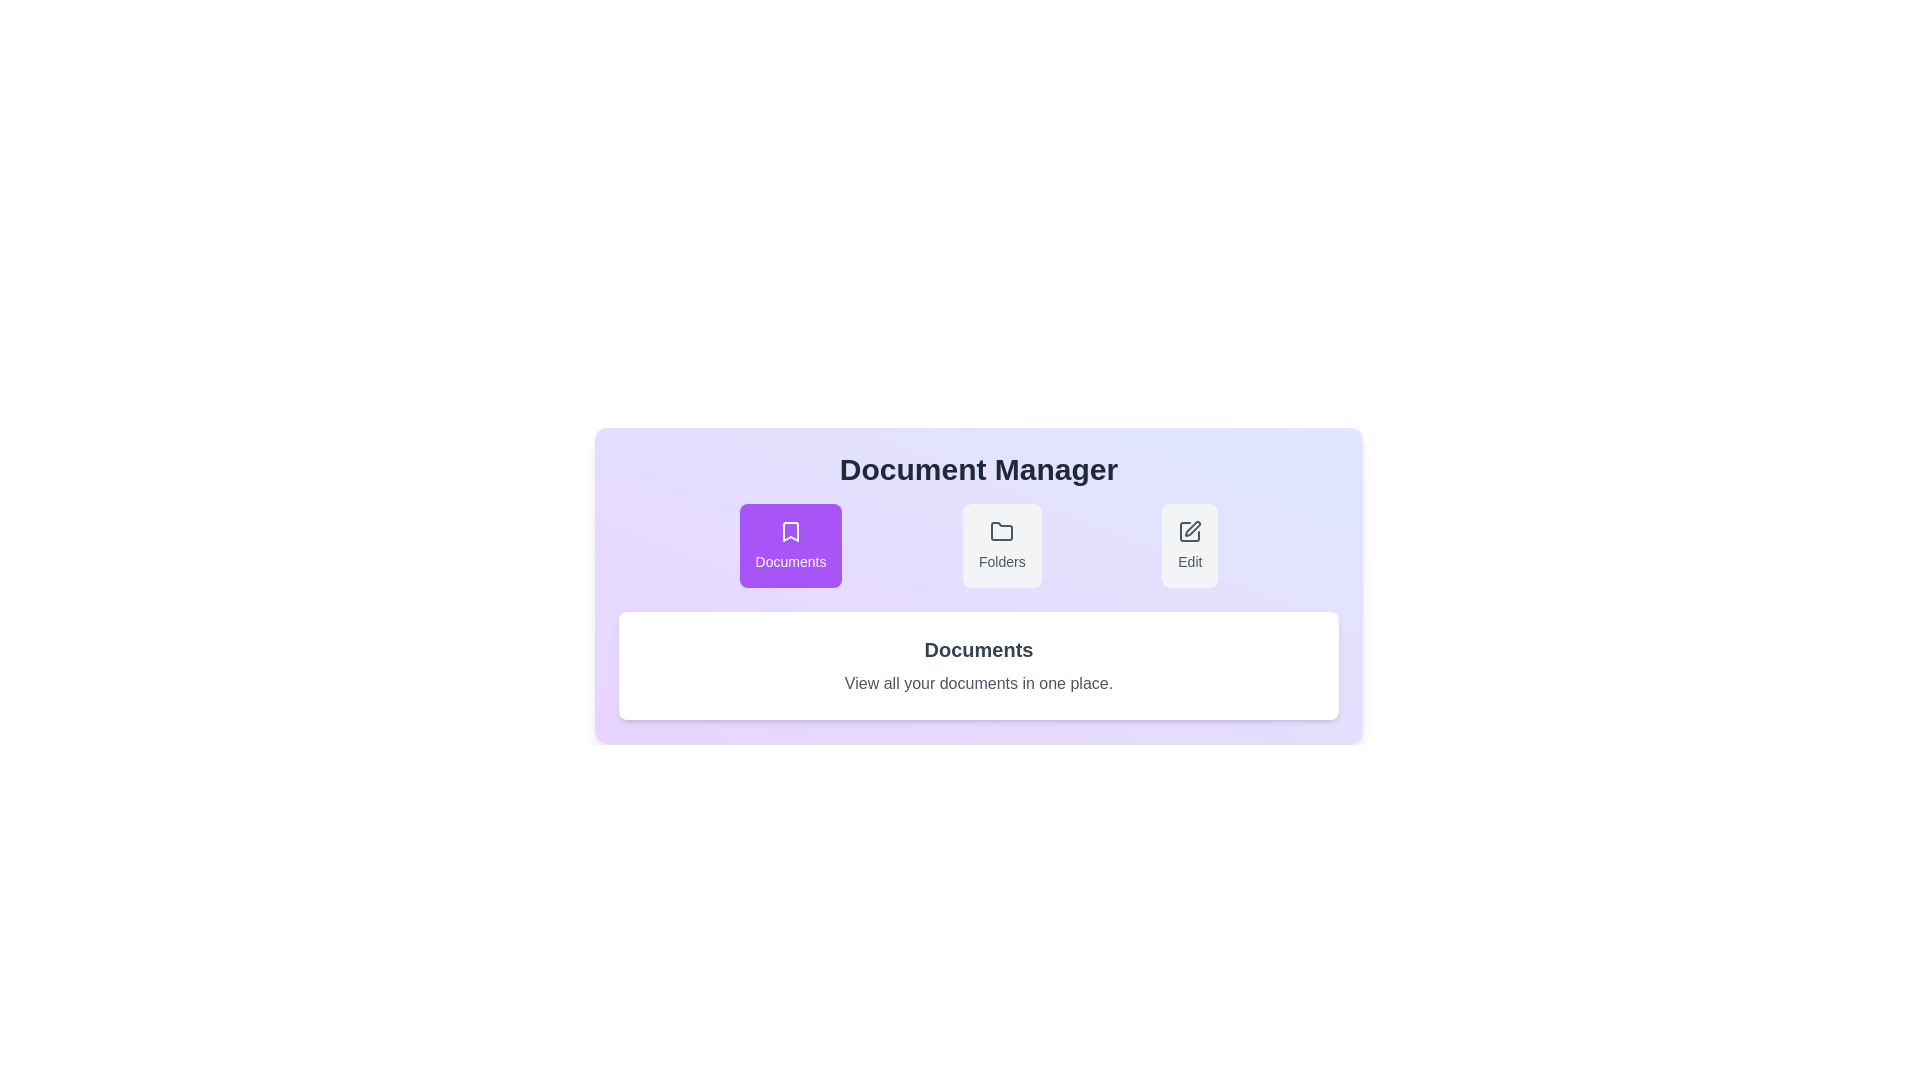 The height and width of the screenshot is (1080, 1920). What do you see at coordinates (1190, 562) in the screenshot?
I see `the 'Edit' text label located at the bottom-most position inside the rightmost button of a card-like structure with multiple interactive elements` at bounding box center [1190, 562].